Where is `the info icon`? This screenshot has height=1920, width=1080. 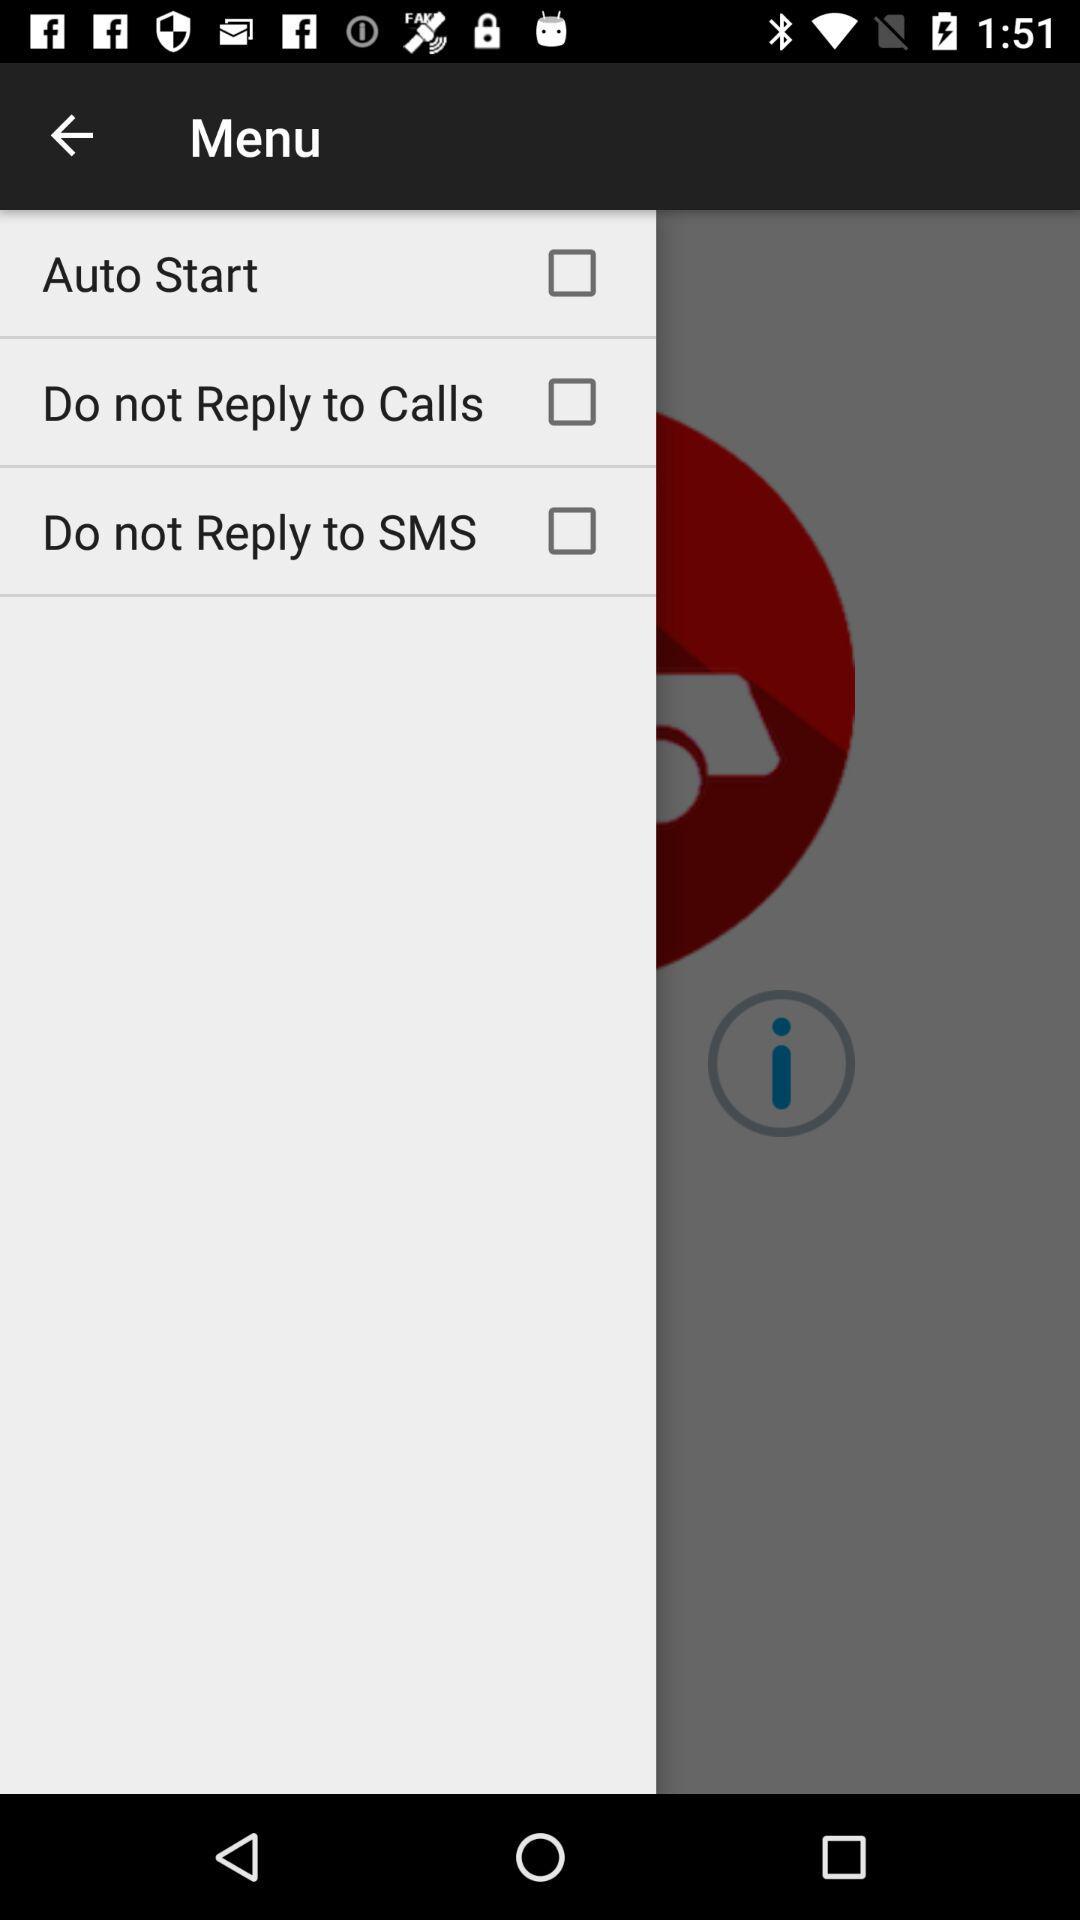 the info icon is located at coordinates (780, 1062).